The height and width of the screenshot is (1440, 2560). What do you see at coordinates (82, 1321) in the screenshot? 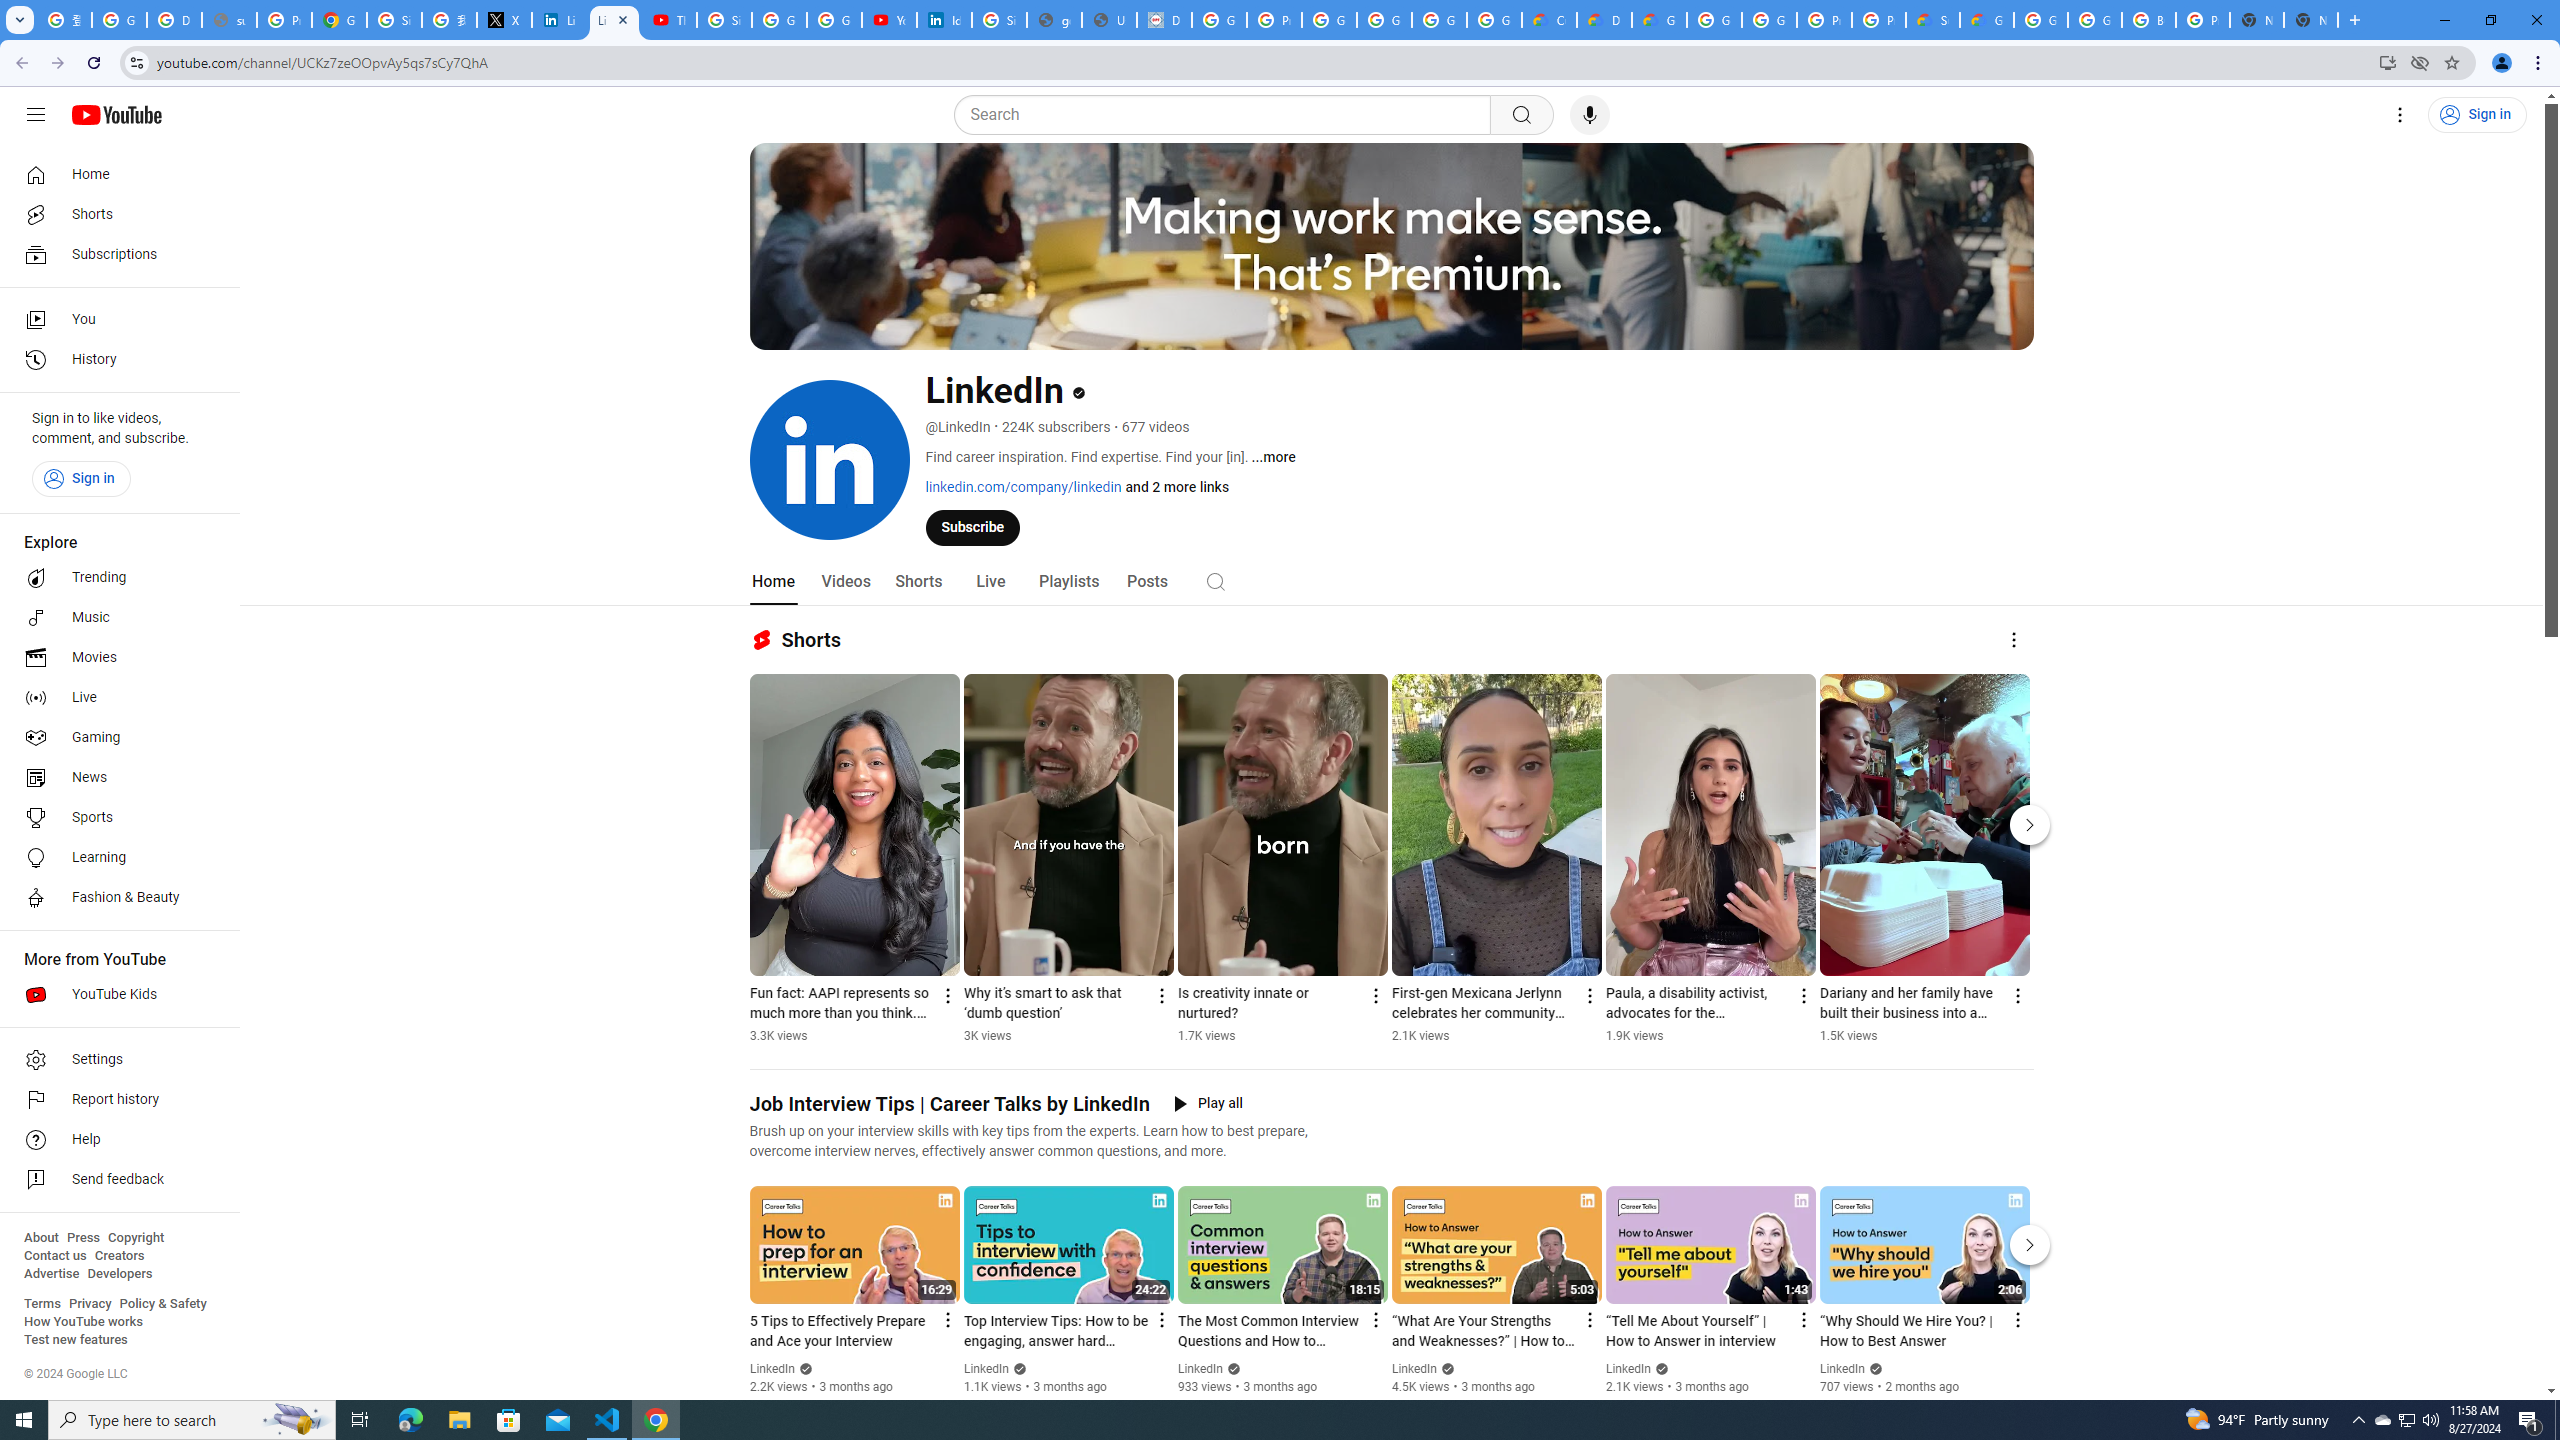
I see `'How YouTube works'` at bounding box center [82, 1321].